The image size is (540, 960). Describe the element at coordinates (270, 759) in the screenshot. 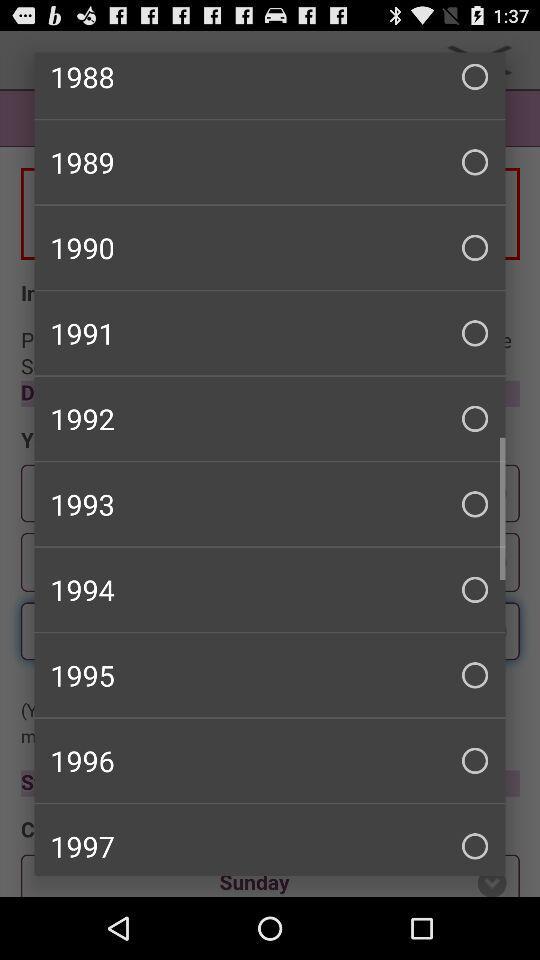

I see `the item above 1997 icon` at that location.